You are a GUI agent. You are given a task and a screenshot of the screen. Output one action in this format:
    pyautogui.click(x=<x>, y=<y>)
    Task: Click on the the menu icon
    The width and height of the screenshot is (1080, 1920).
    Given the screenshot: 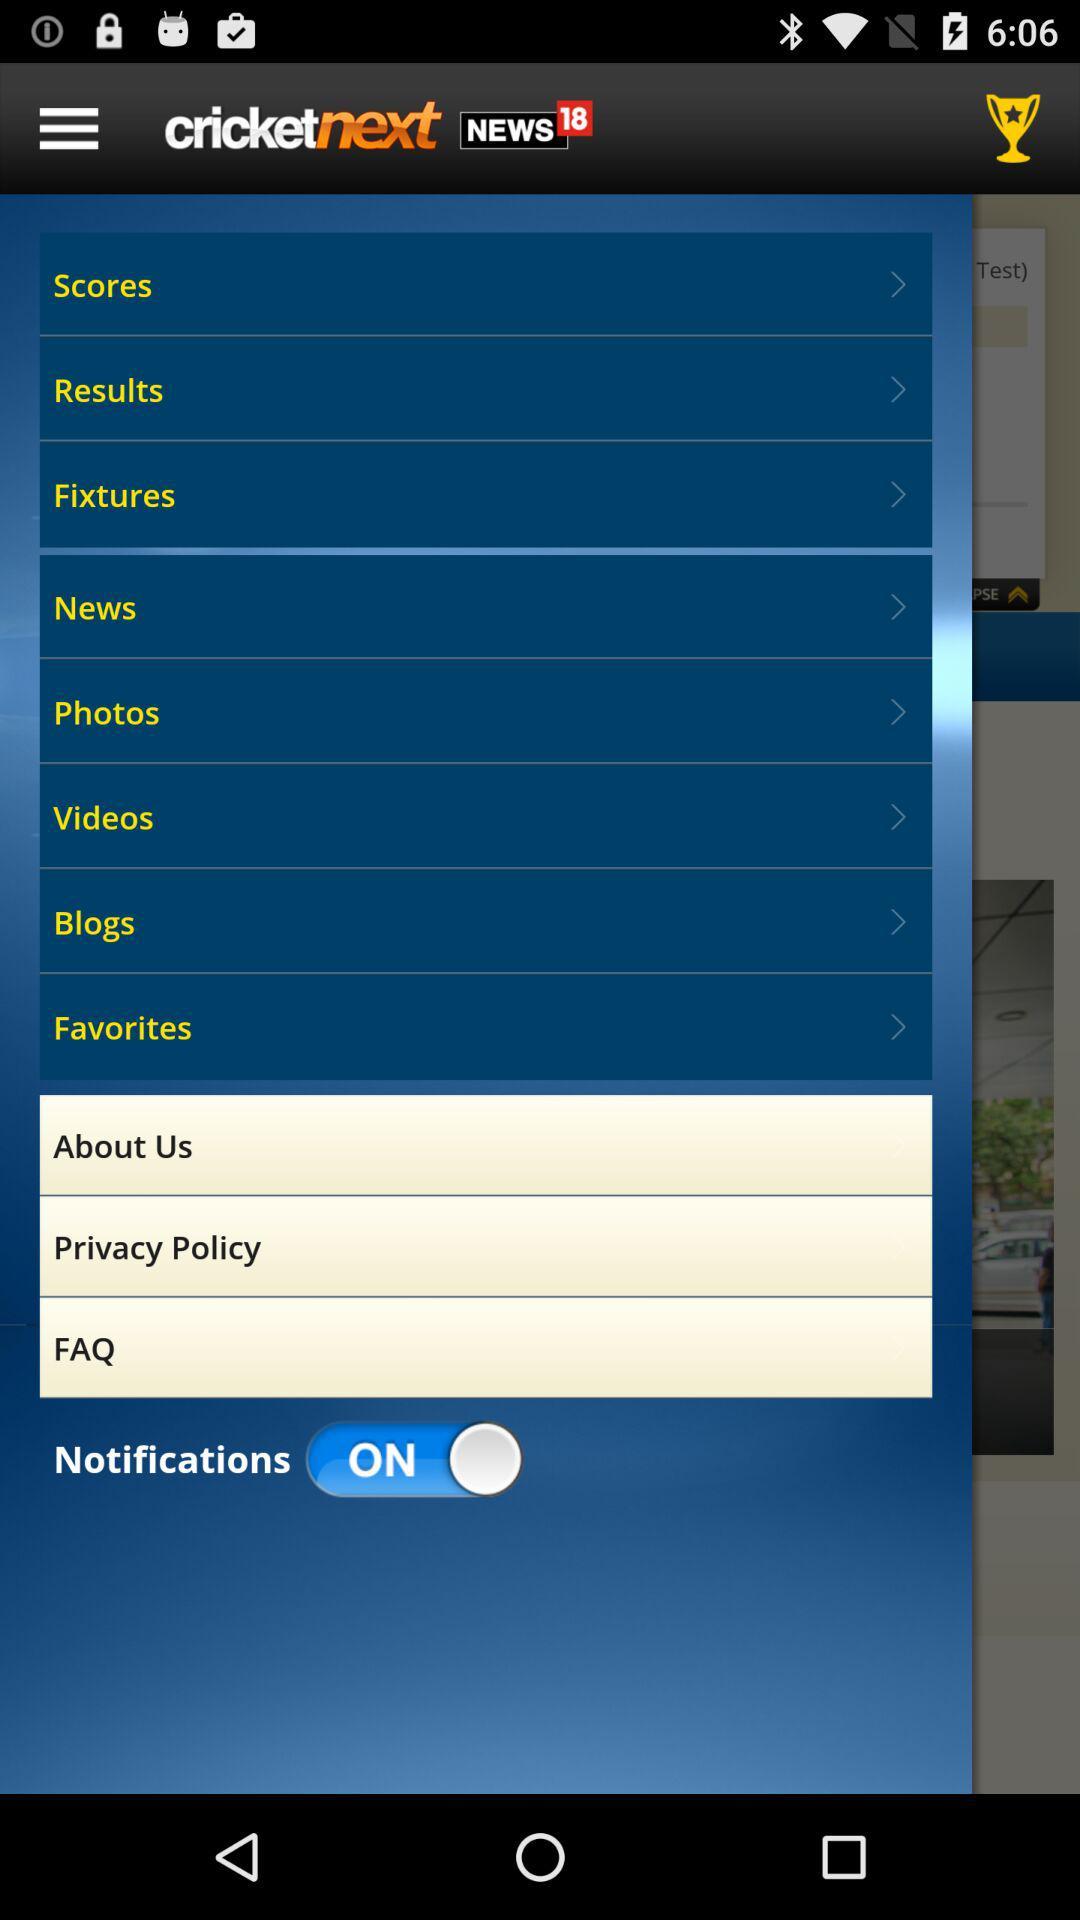 What is the action you would take?
    pyautogui.click(x=68, y=136)
    